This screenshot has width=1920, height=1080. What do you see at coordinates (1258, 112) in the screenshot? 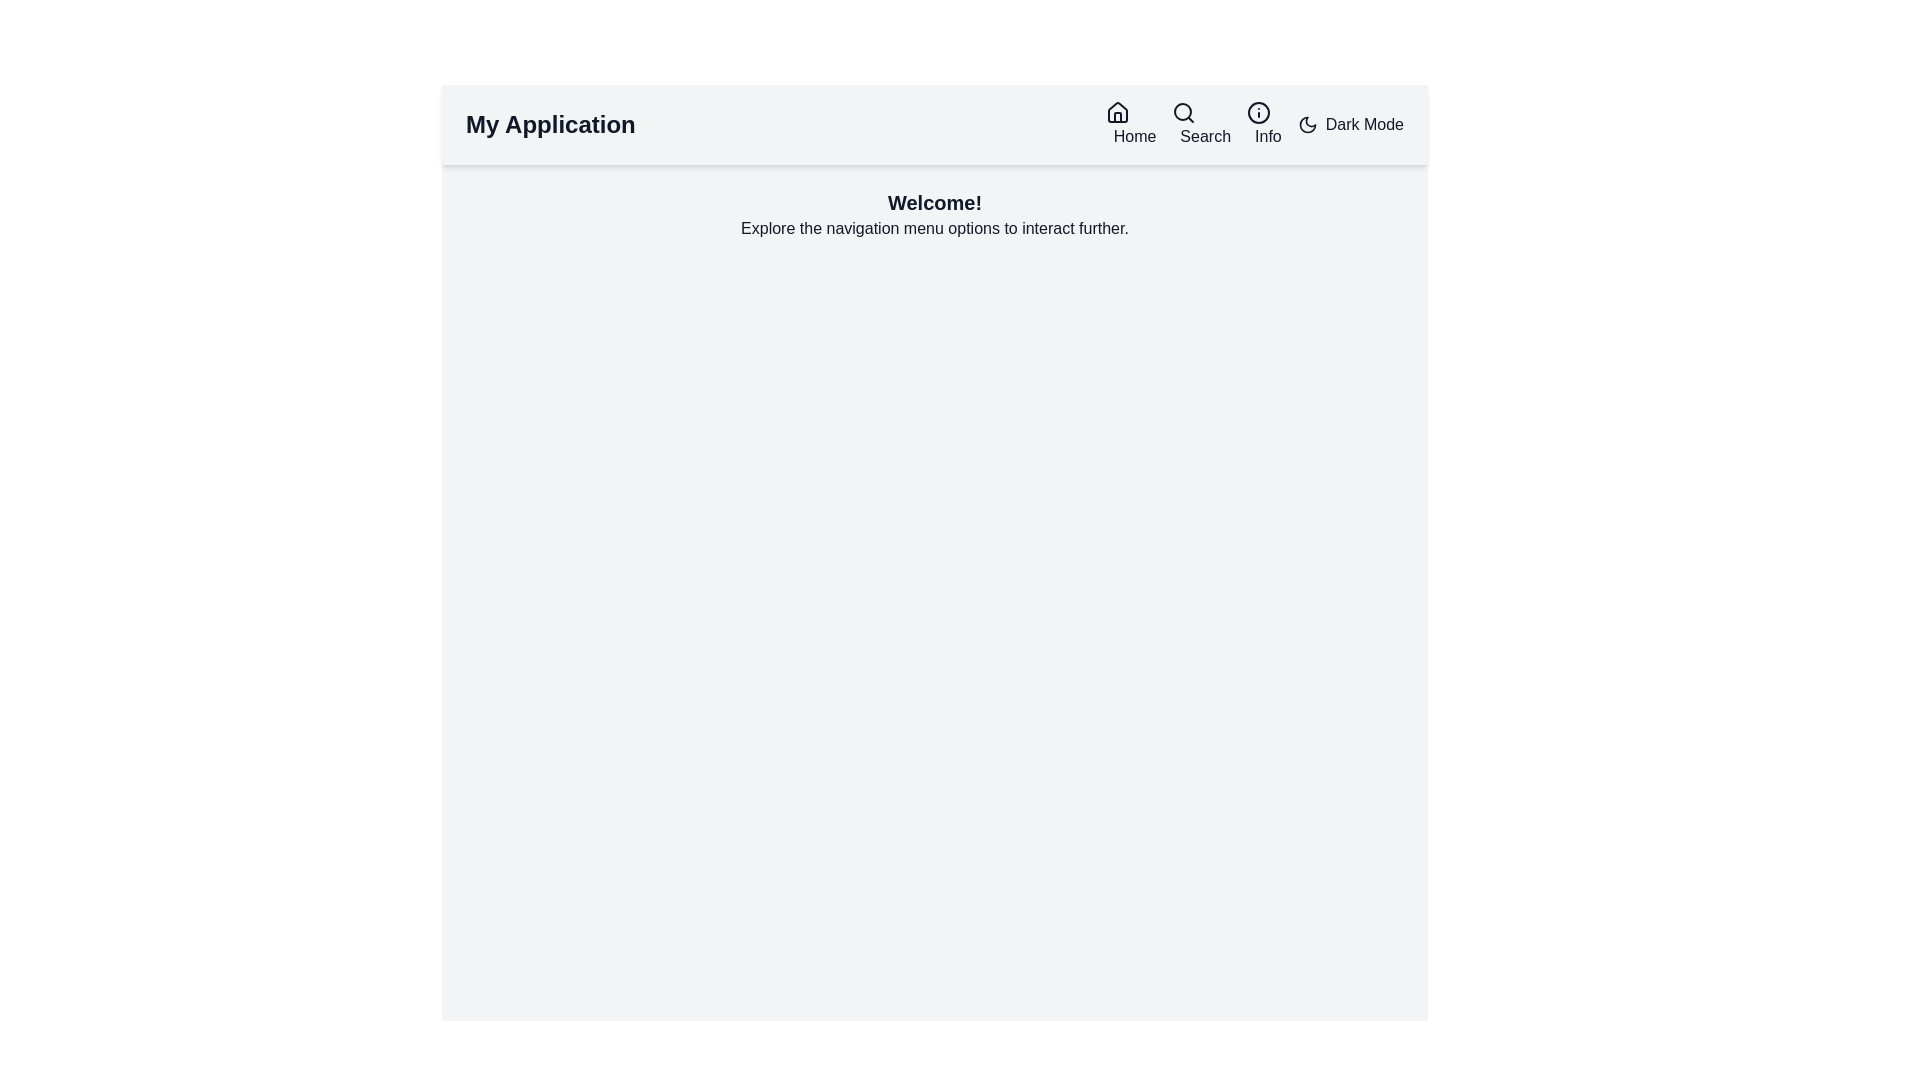
I see `the informational icon located in the top navigation bar, which is positioned to the right of the 'Search' icon and to the left of the 'Dark Mode' toggle` at bounding box center [1258, 112].